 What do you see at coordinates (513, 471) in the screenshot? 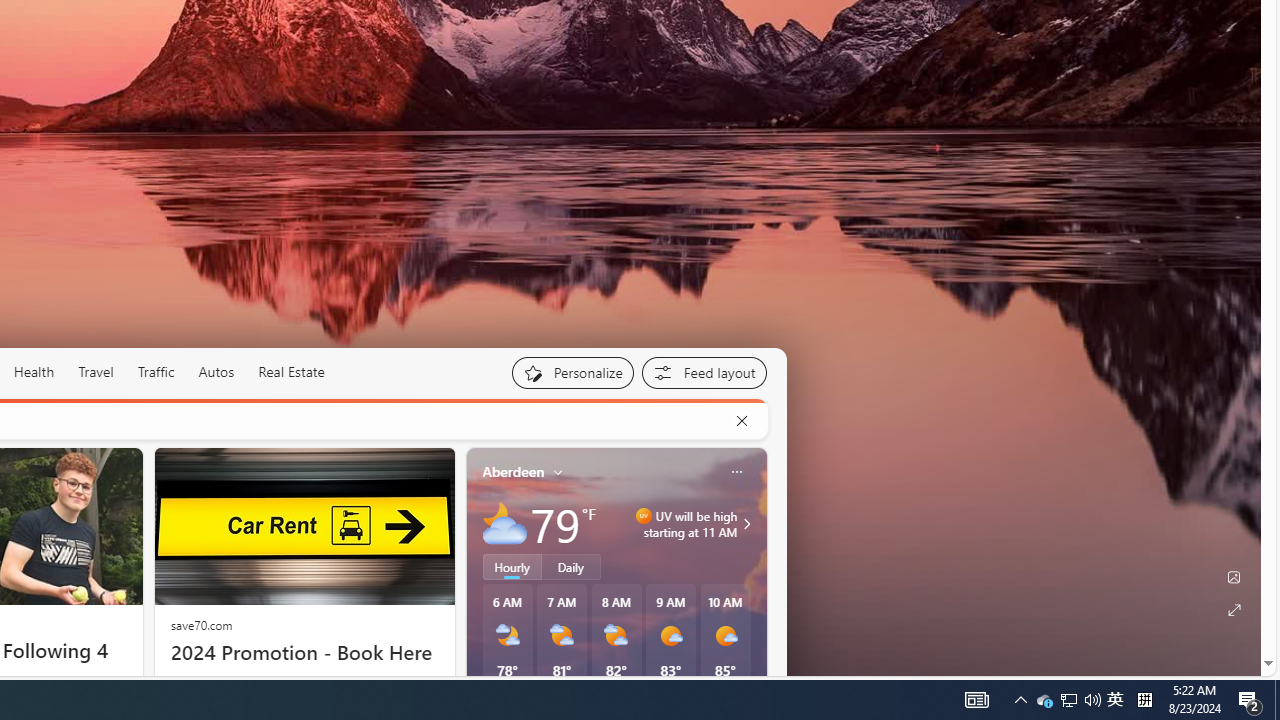
I see `'Aberdeen'` at bounding box center [513, 471].